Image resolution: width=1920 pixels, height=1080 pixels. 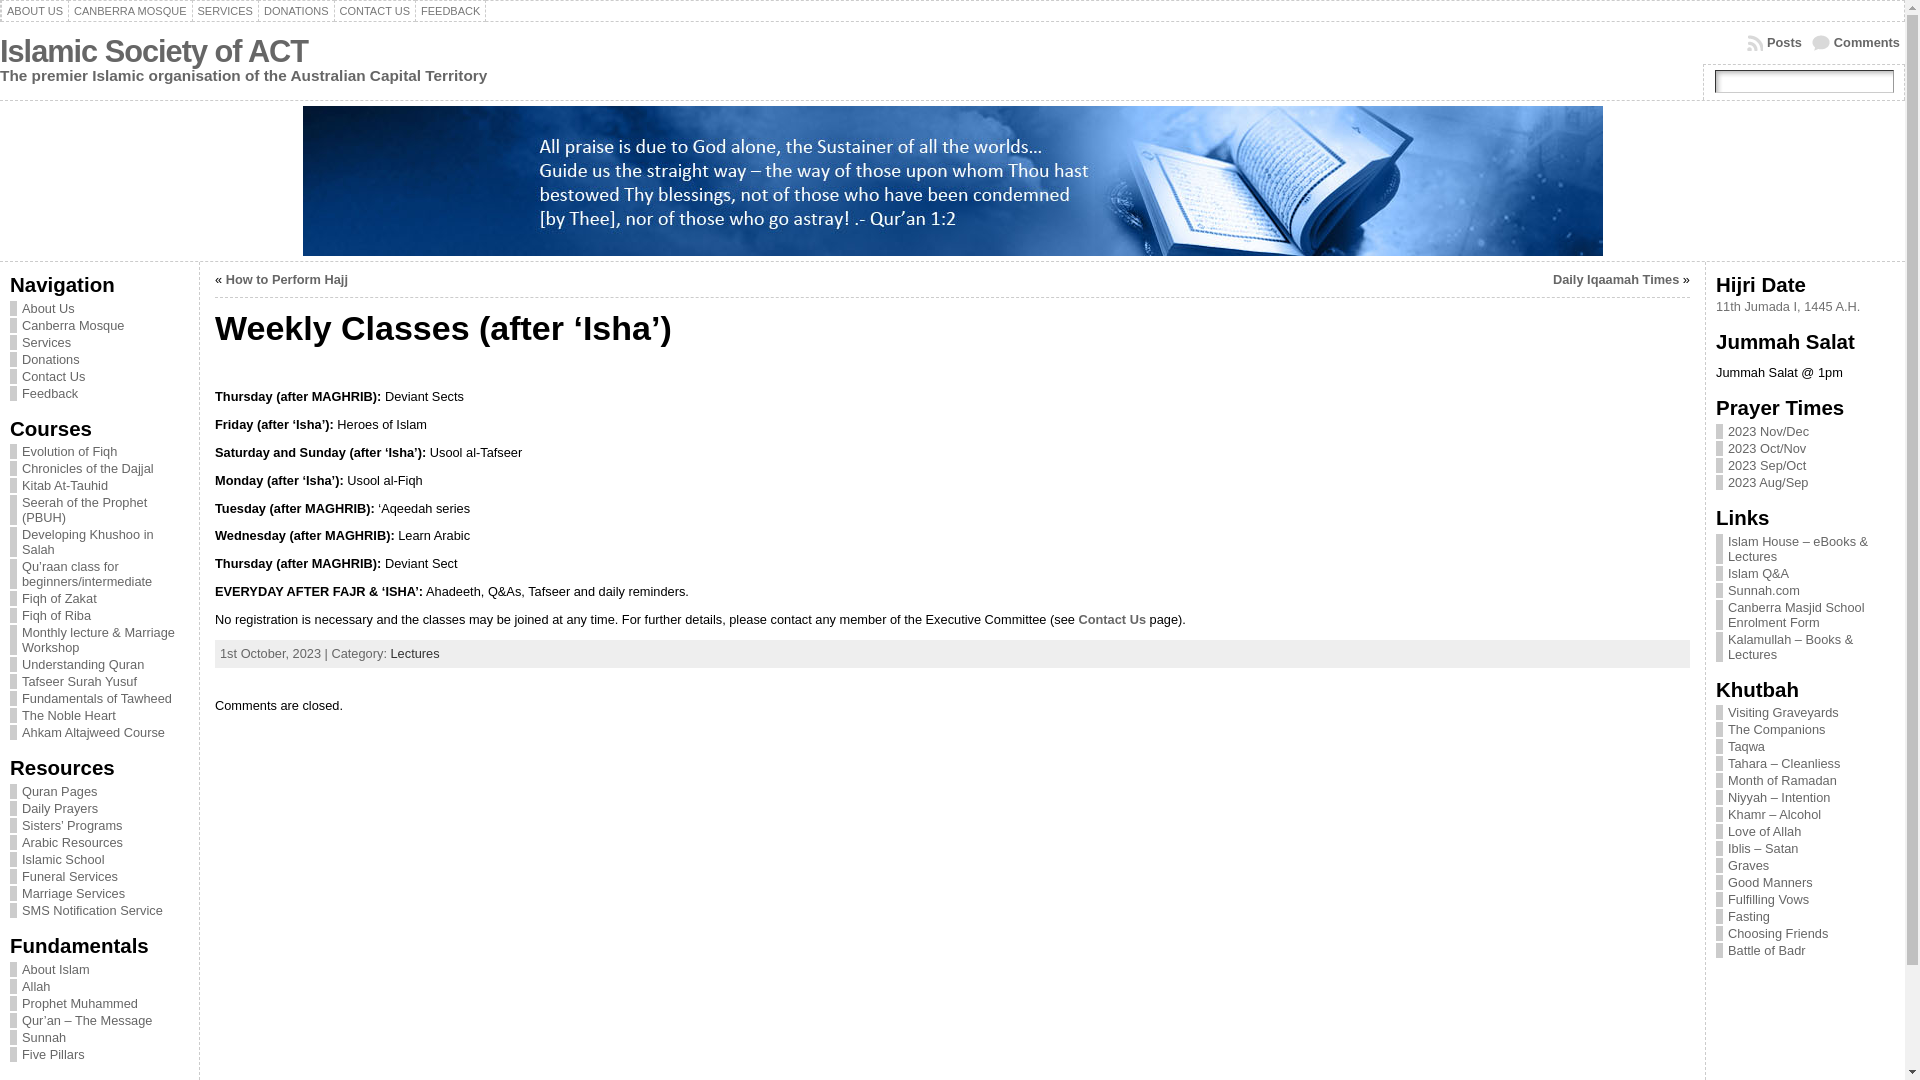 I want to click on 'Love of Allah', so click(x=1764, y=831).